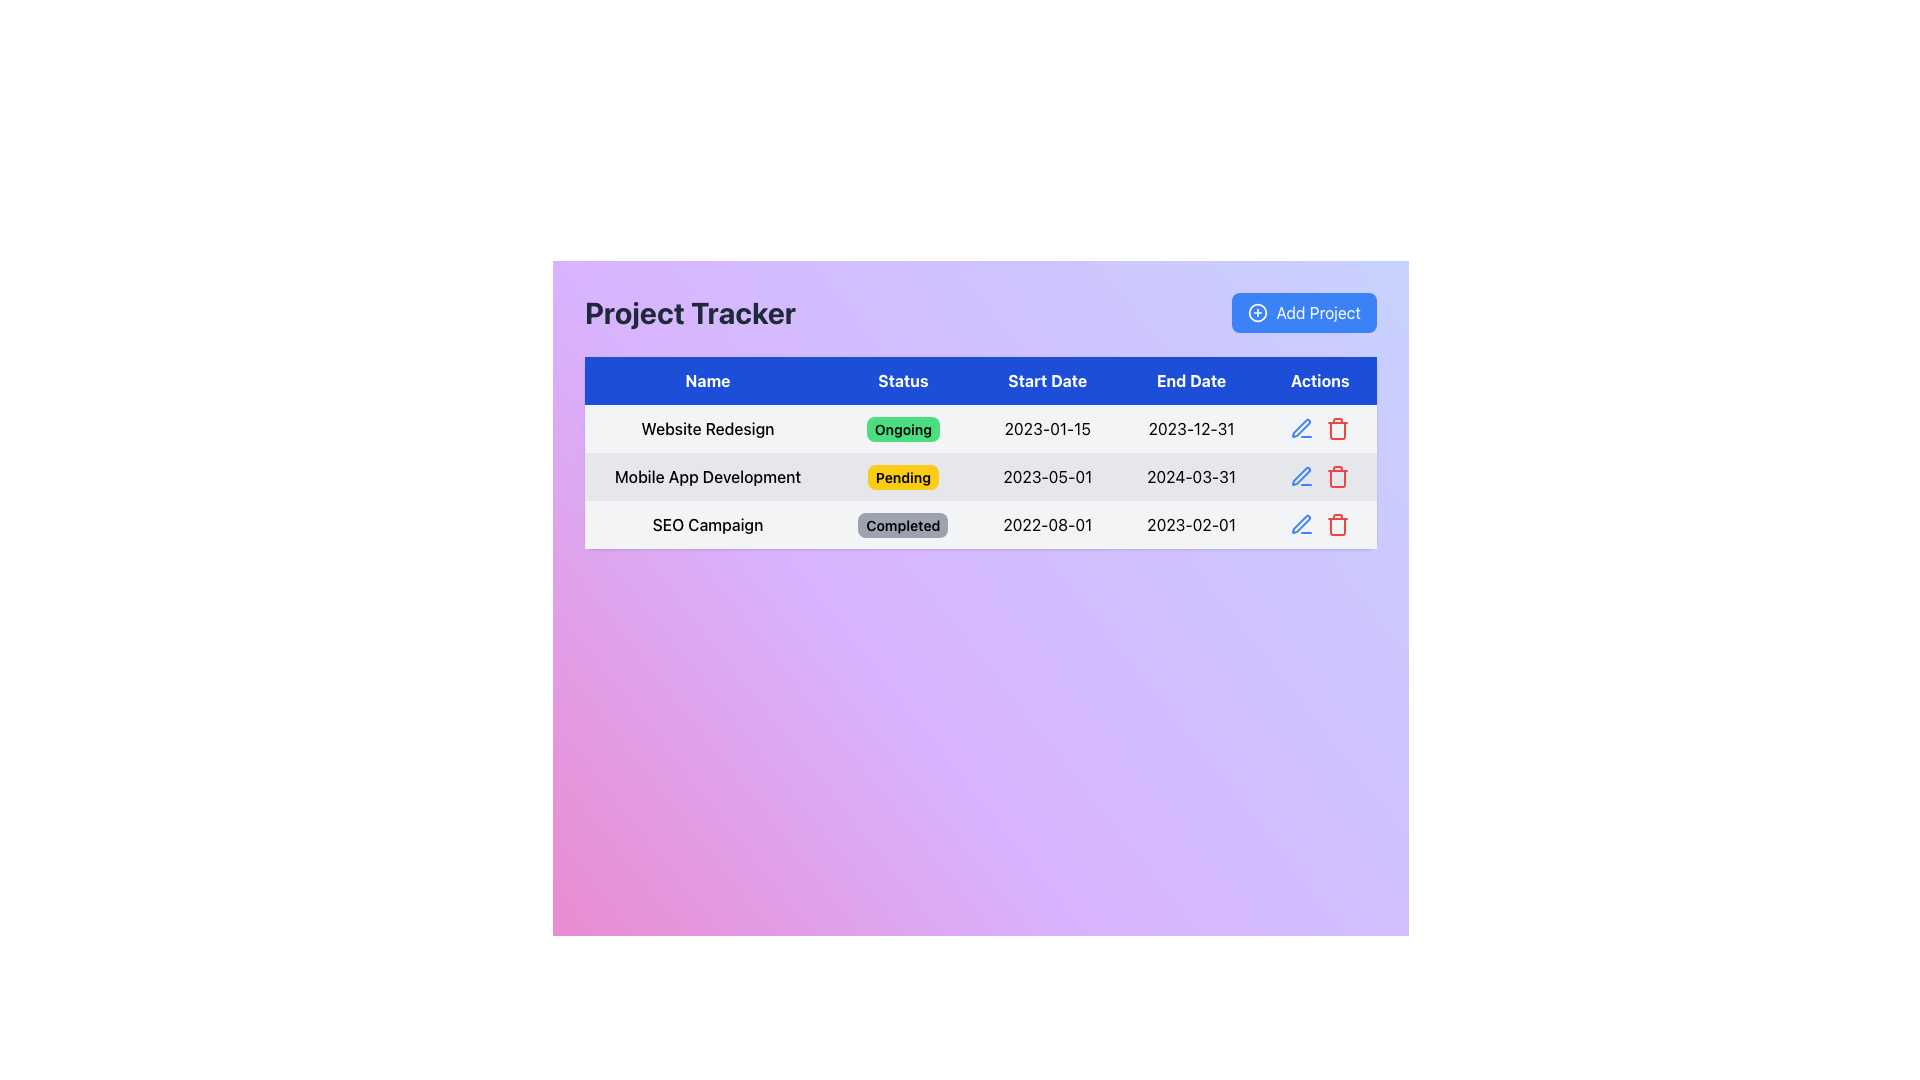  Describe the element at coordinates (1257, 312) in the screenshot. I see `the small circle outline within the SVG graphical icon that is part of the 'Add Project' button located at the top-right corner of the interface` at that location.